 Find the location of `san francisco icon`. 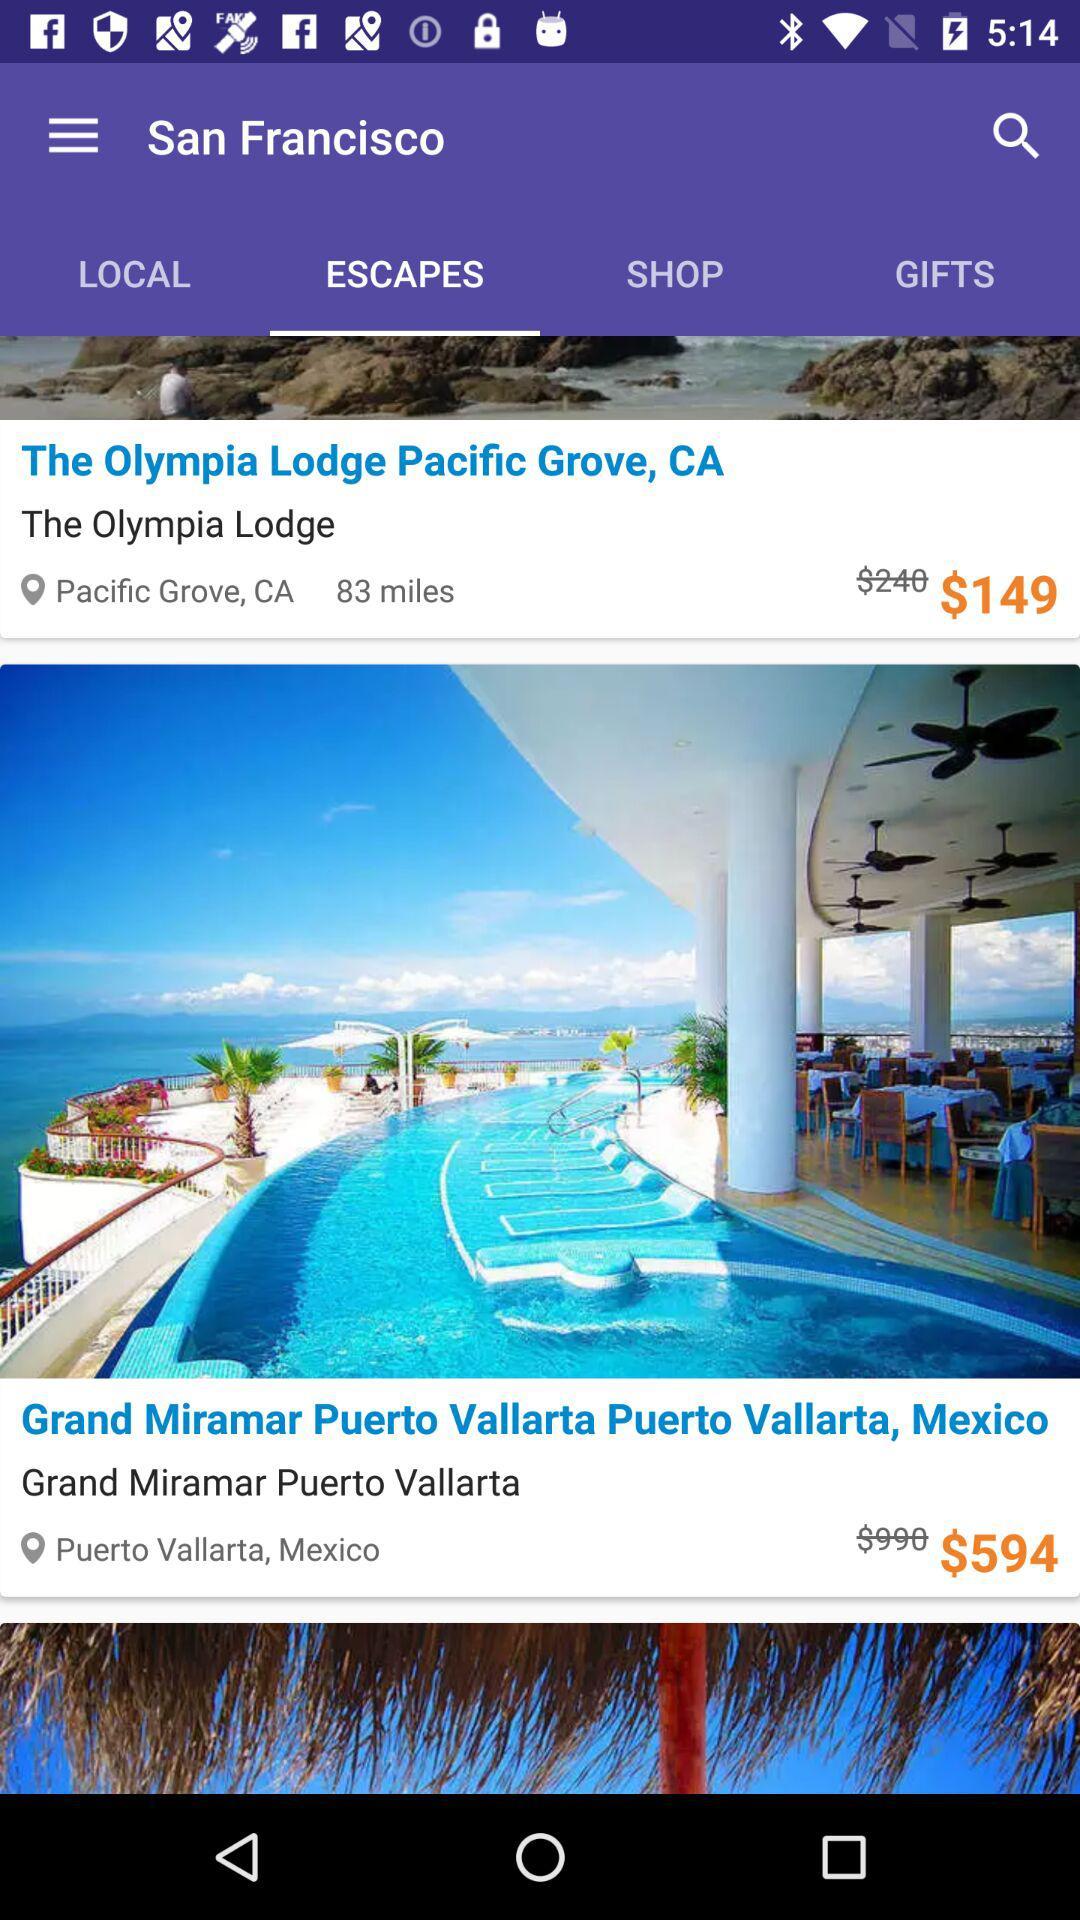

san francisco icon is located at coordinates (296, 135).